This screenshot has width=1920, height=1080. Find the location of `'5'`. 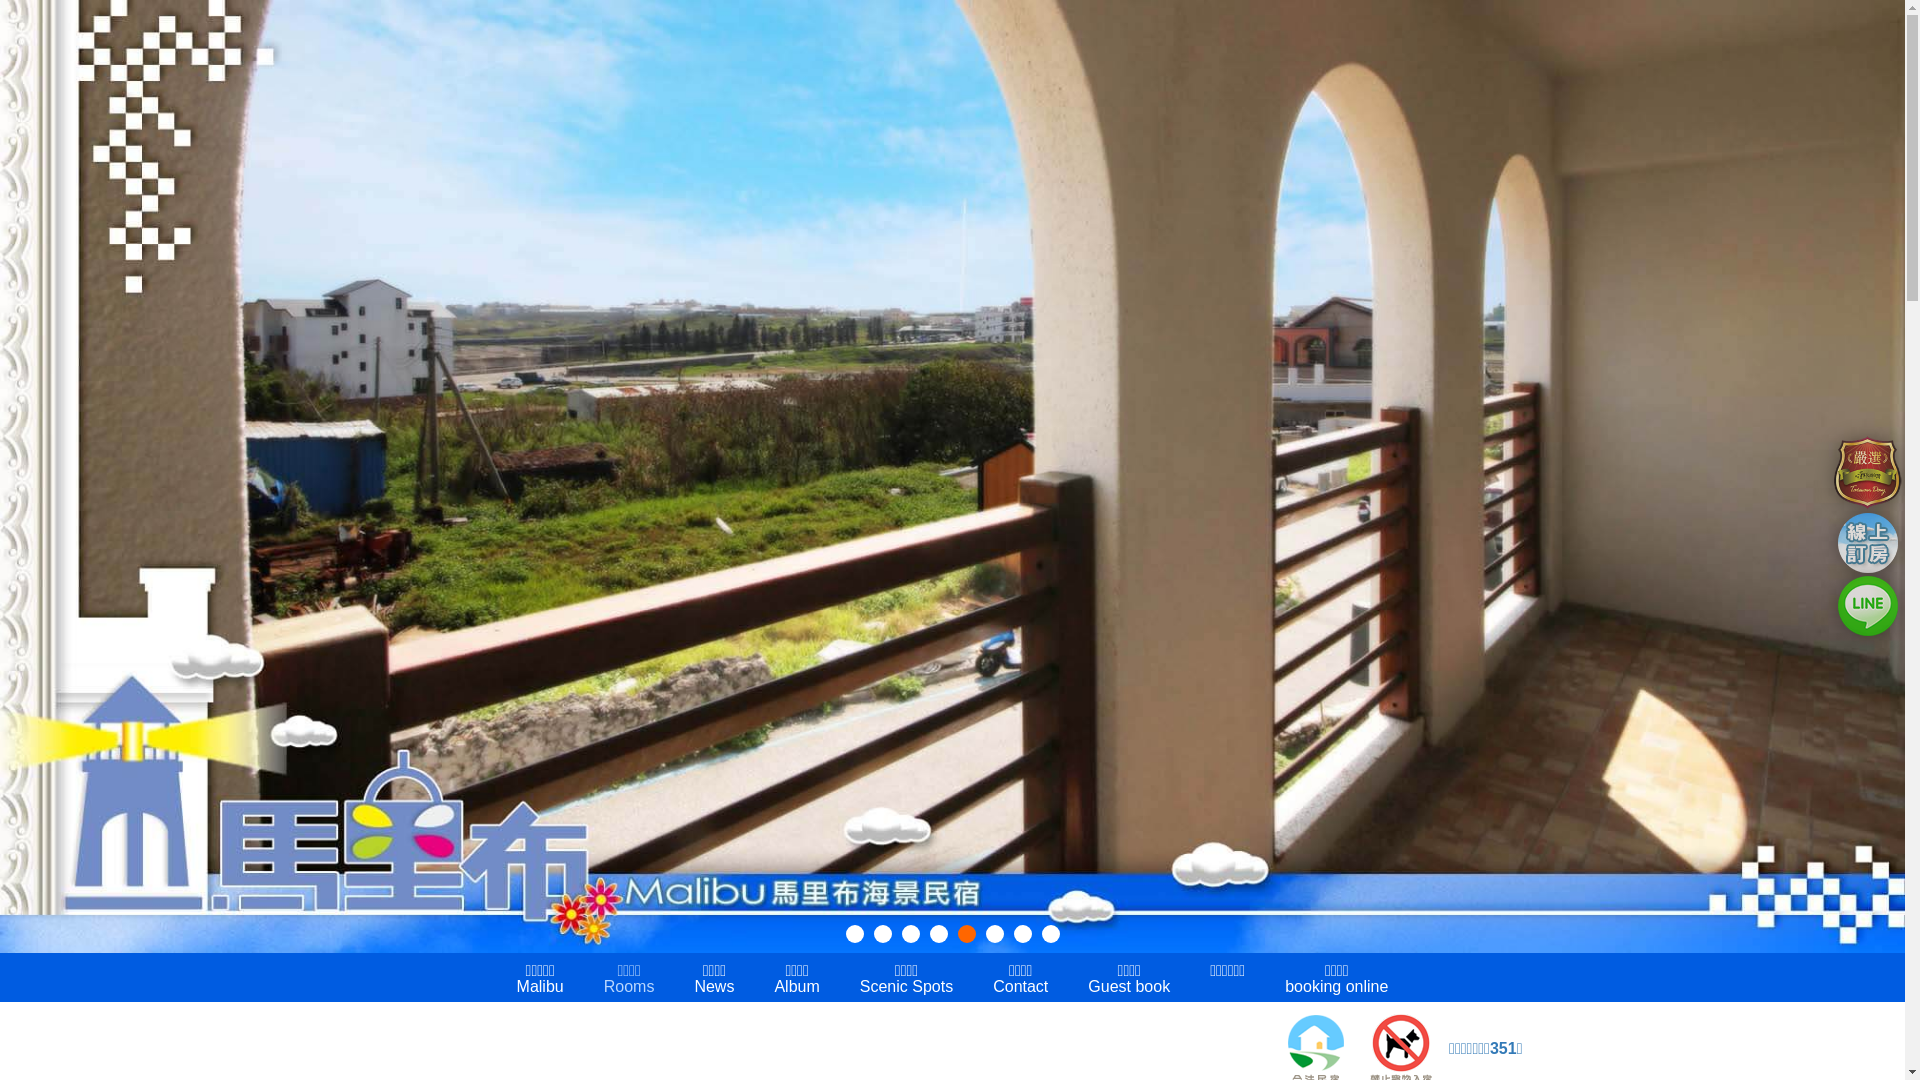

'5' is located at coordinates (966, 933).